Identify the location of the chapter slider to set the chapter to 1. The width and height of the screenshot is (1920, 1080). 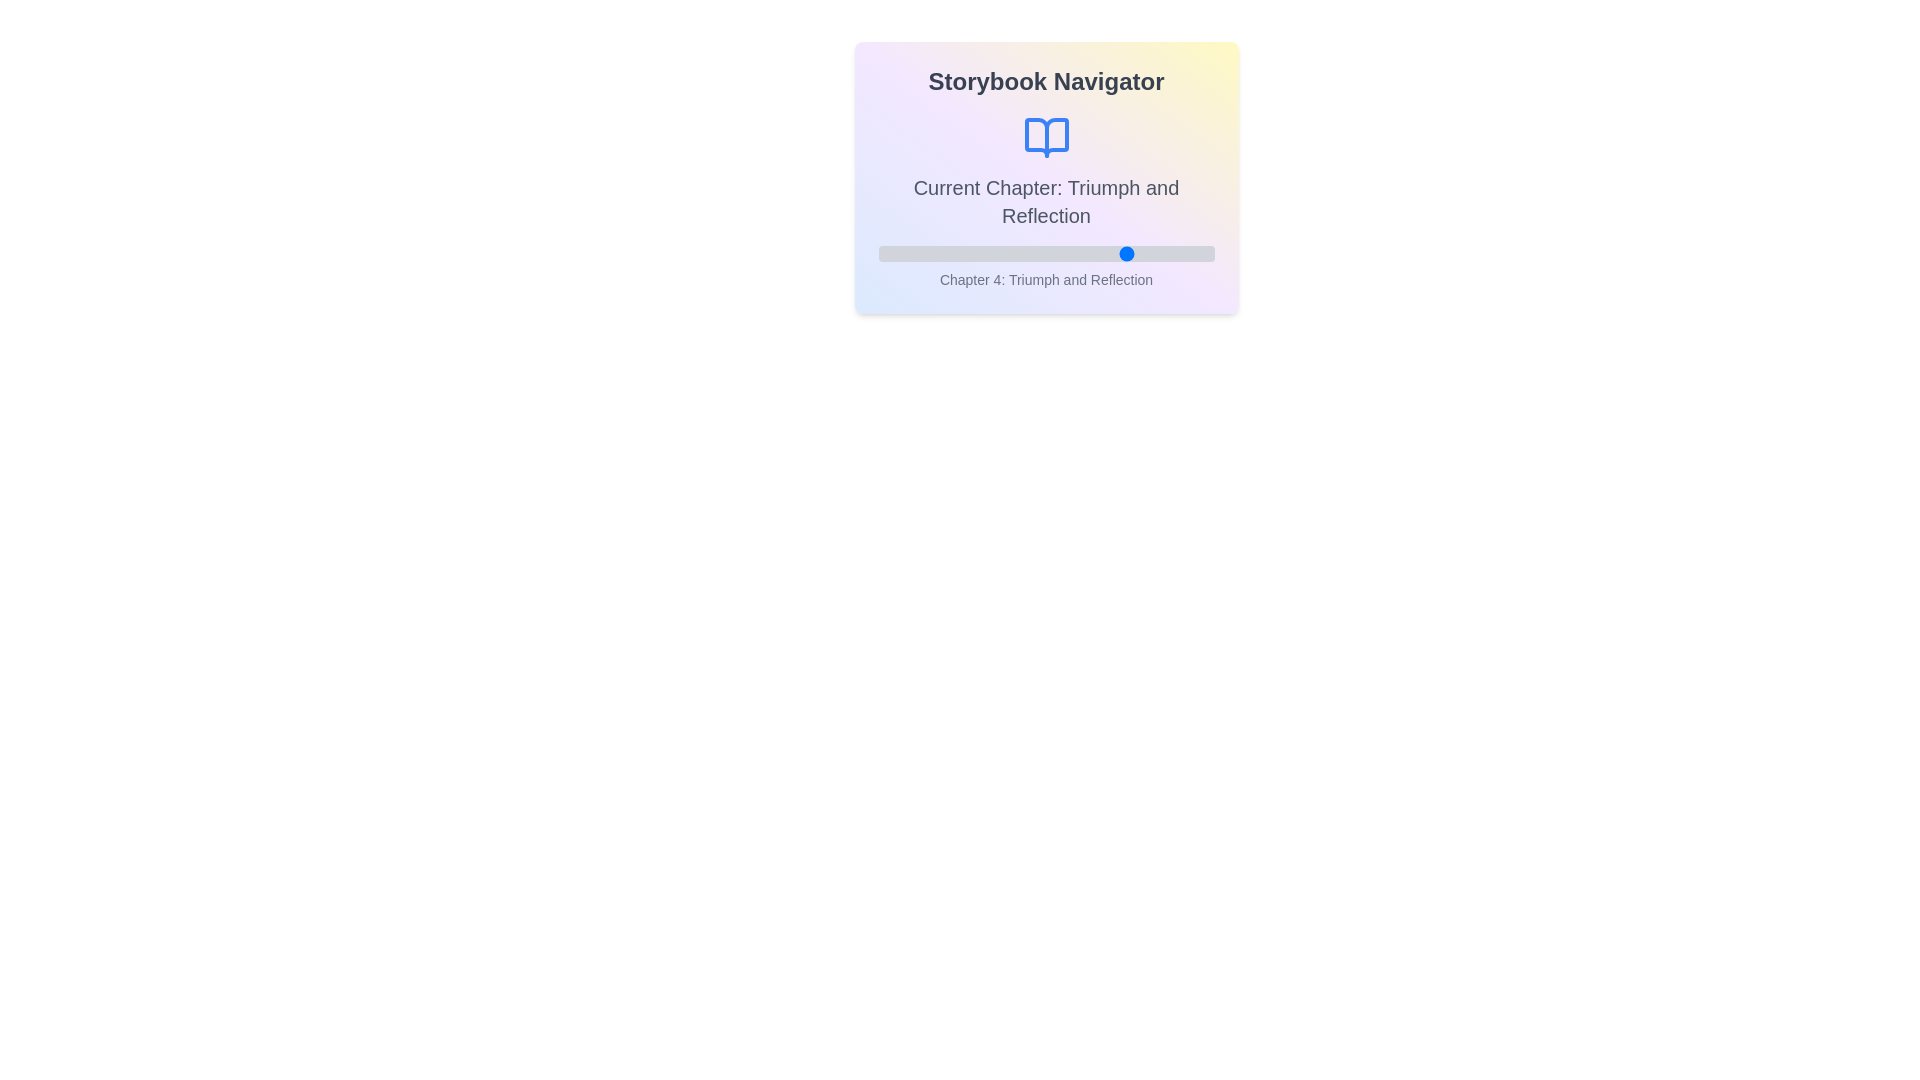
(878, 253).